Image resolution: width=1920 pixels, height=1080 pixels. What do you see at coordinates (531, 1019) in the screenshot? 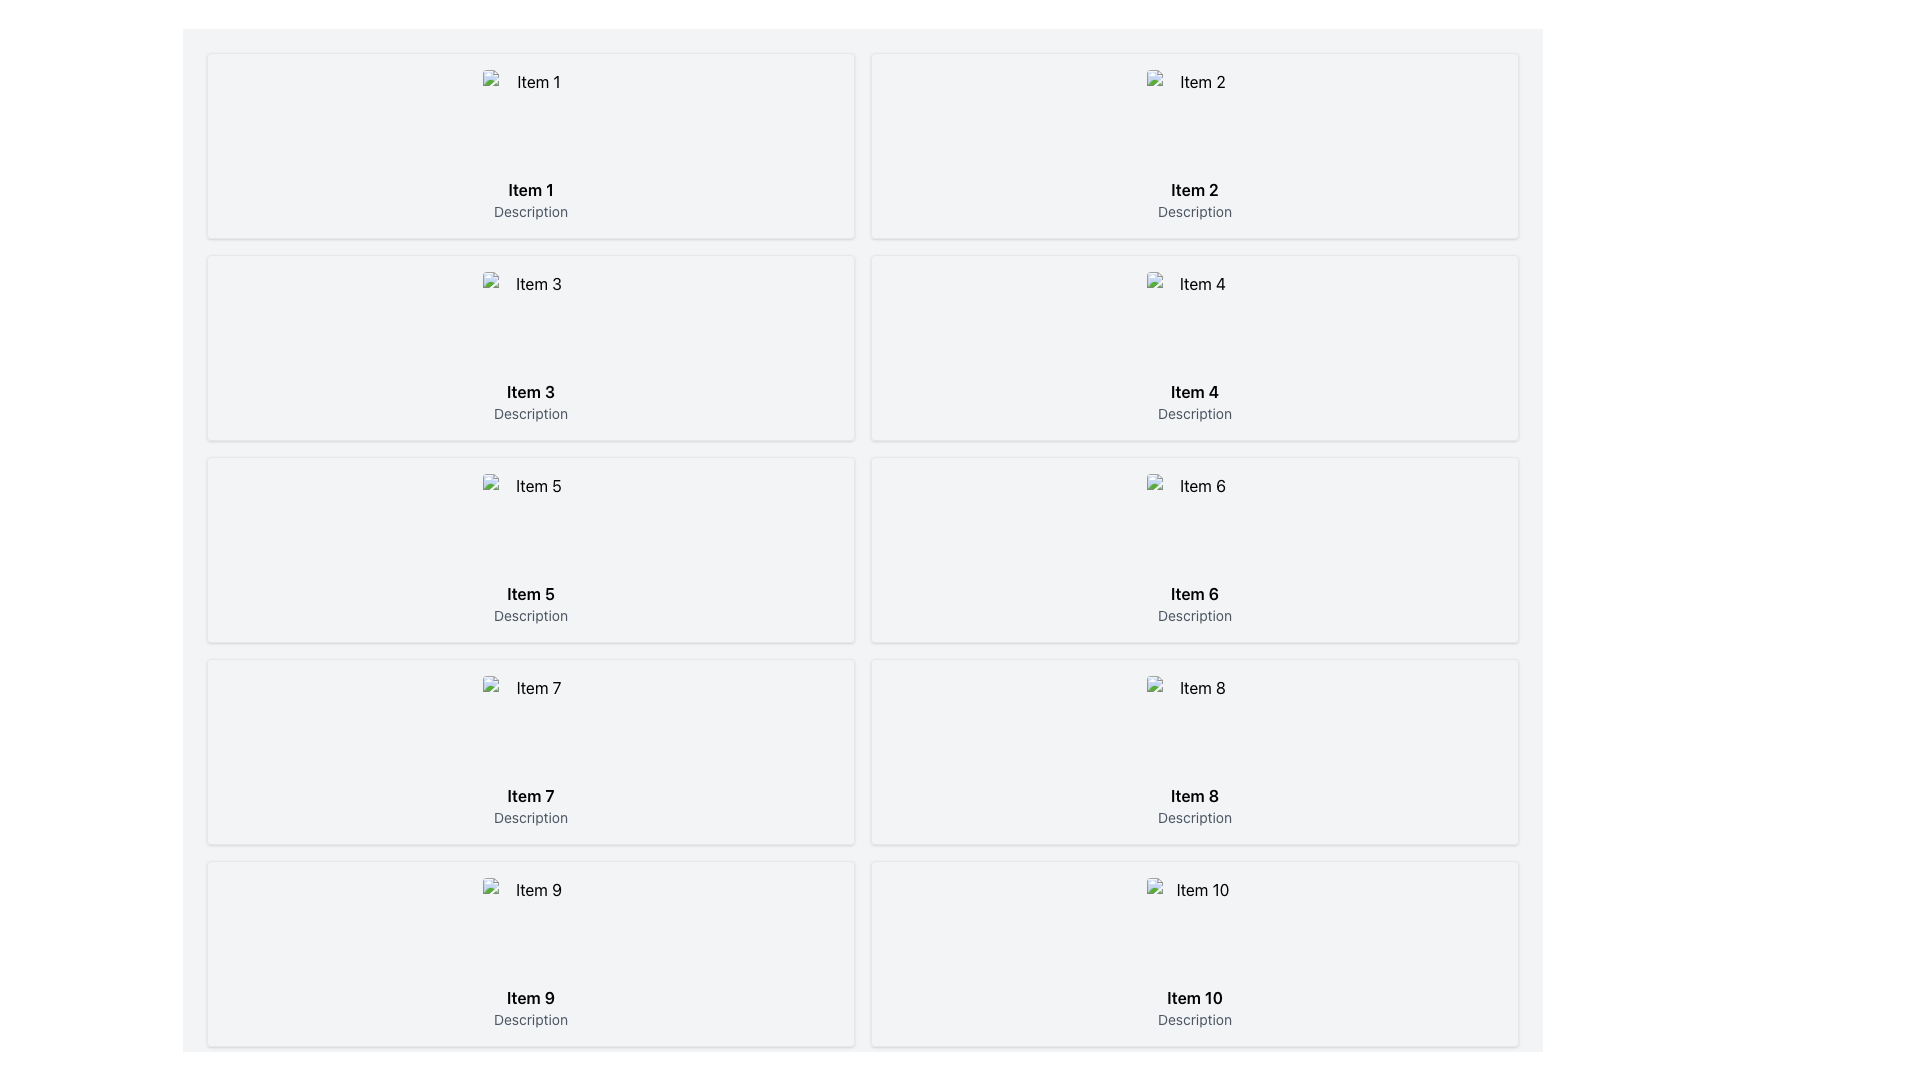
I see `text content of the gray text label that says 'Description', located below the bold 'Item 9' title` at bounding box center [531, 1019].